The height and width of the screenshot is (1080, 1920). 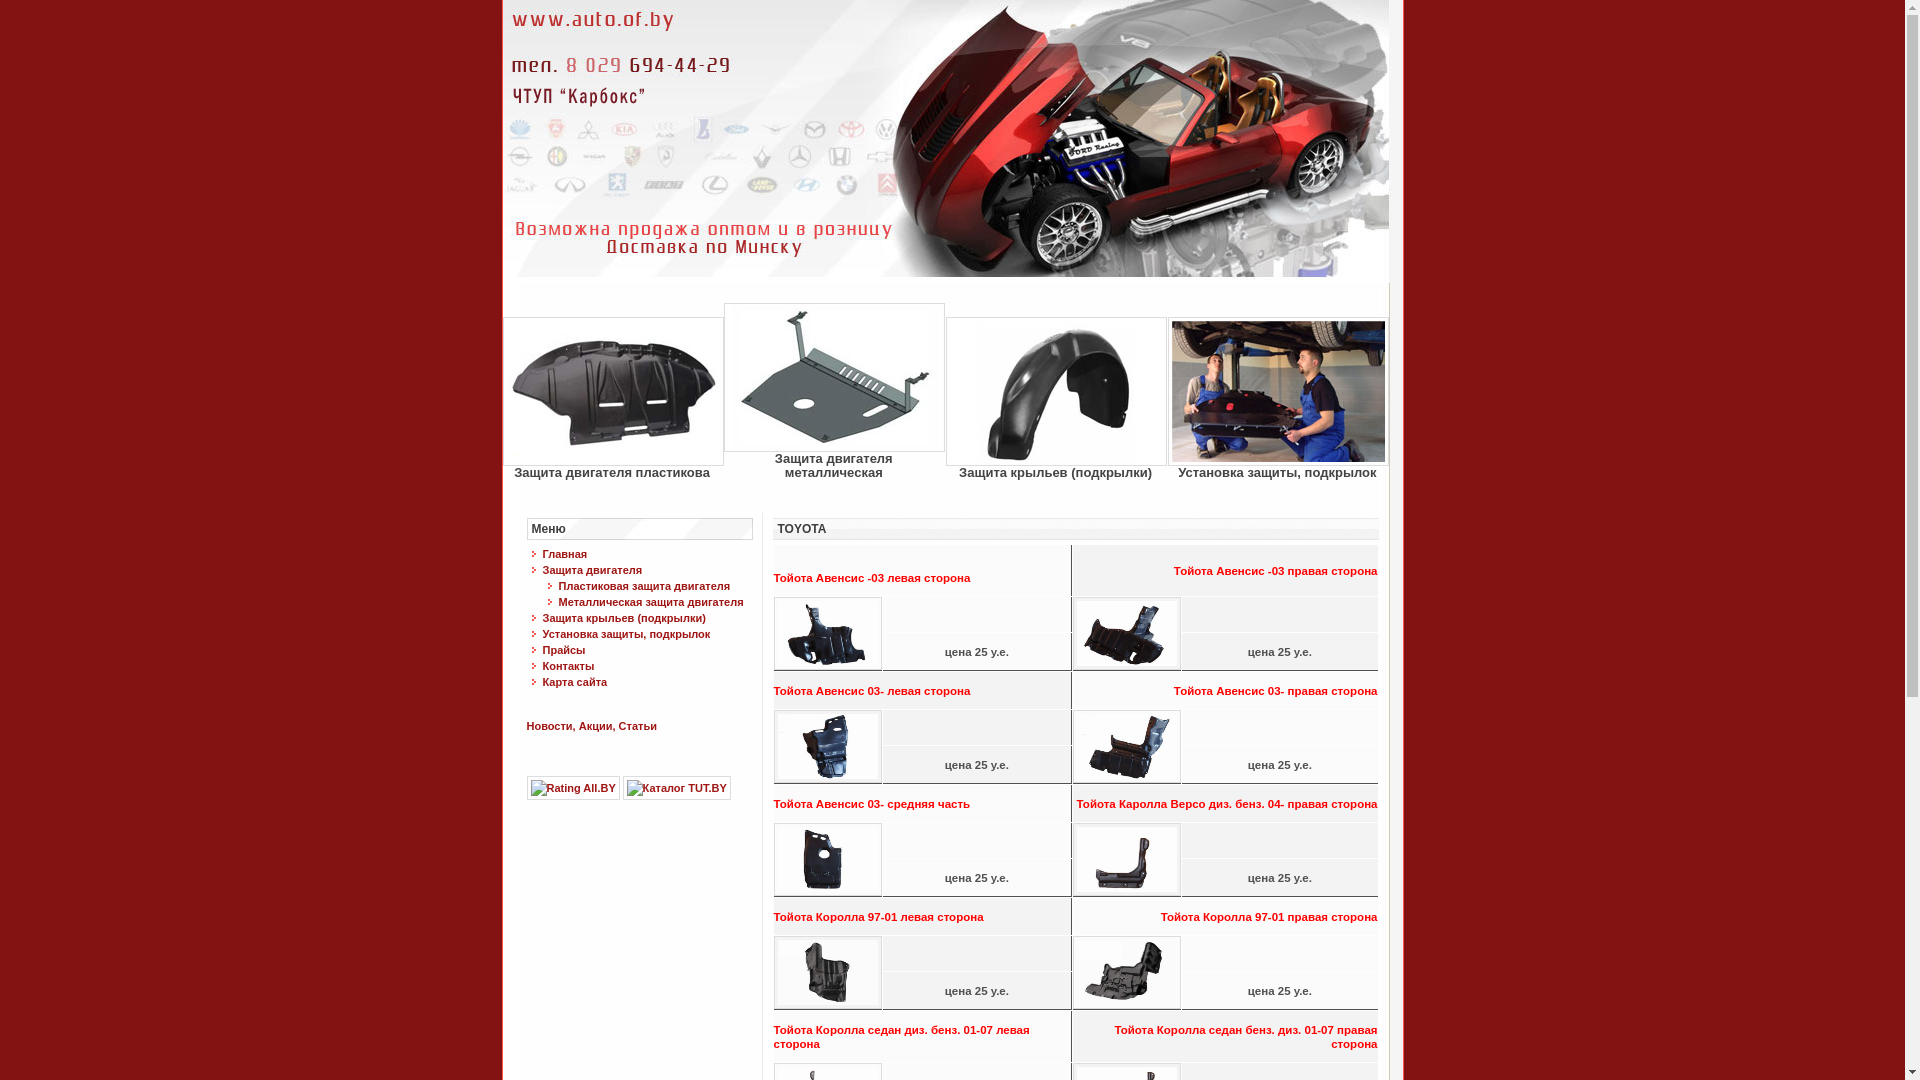 What do you see at coordinates (802, 527) in the screenshot?
I see `'TOYOTA'` at bounding box center [802, 527].